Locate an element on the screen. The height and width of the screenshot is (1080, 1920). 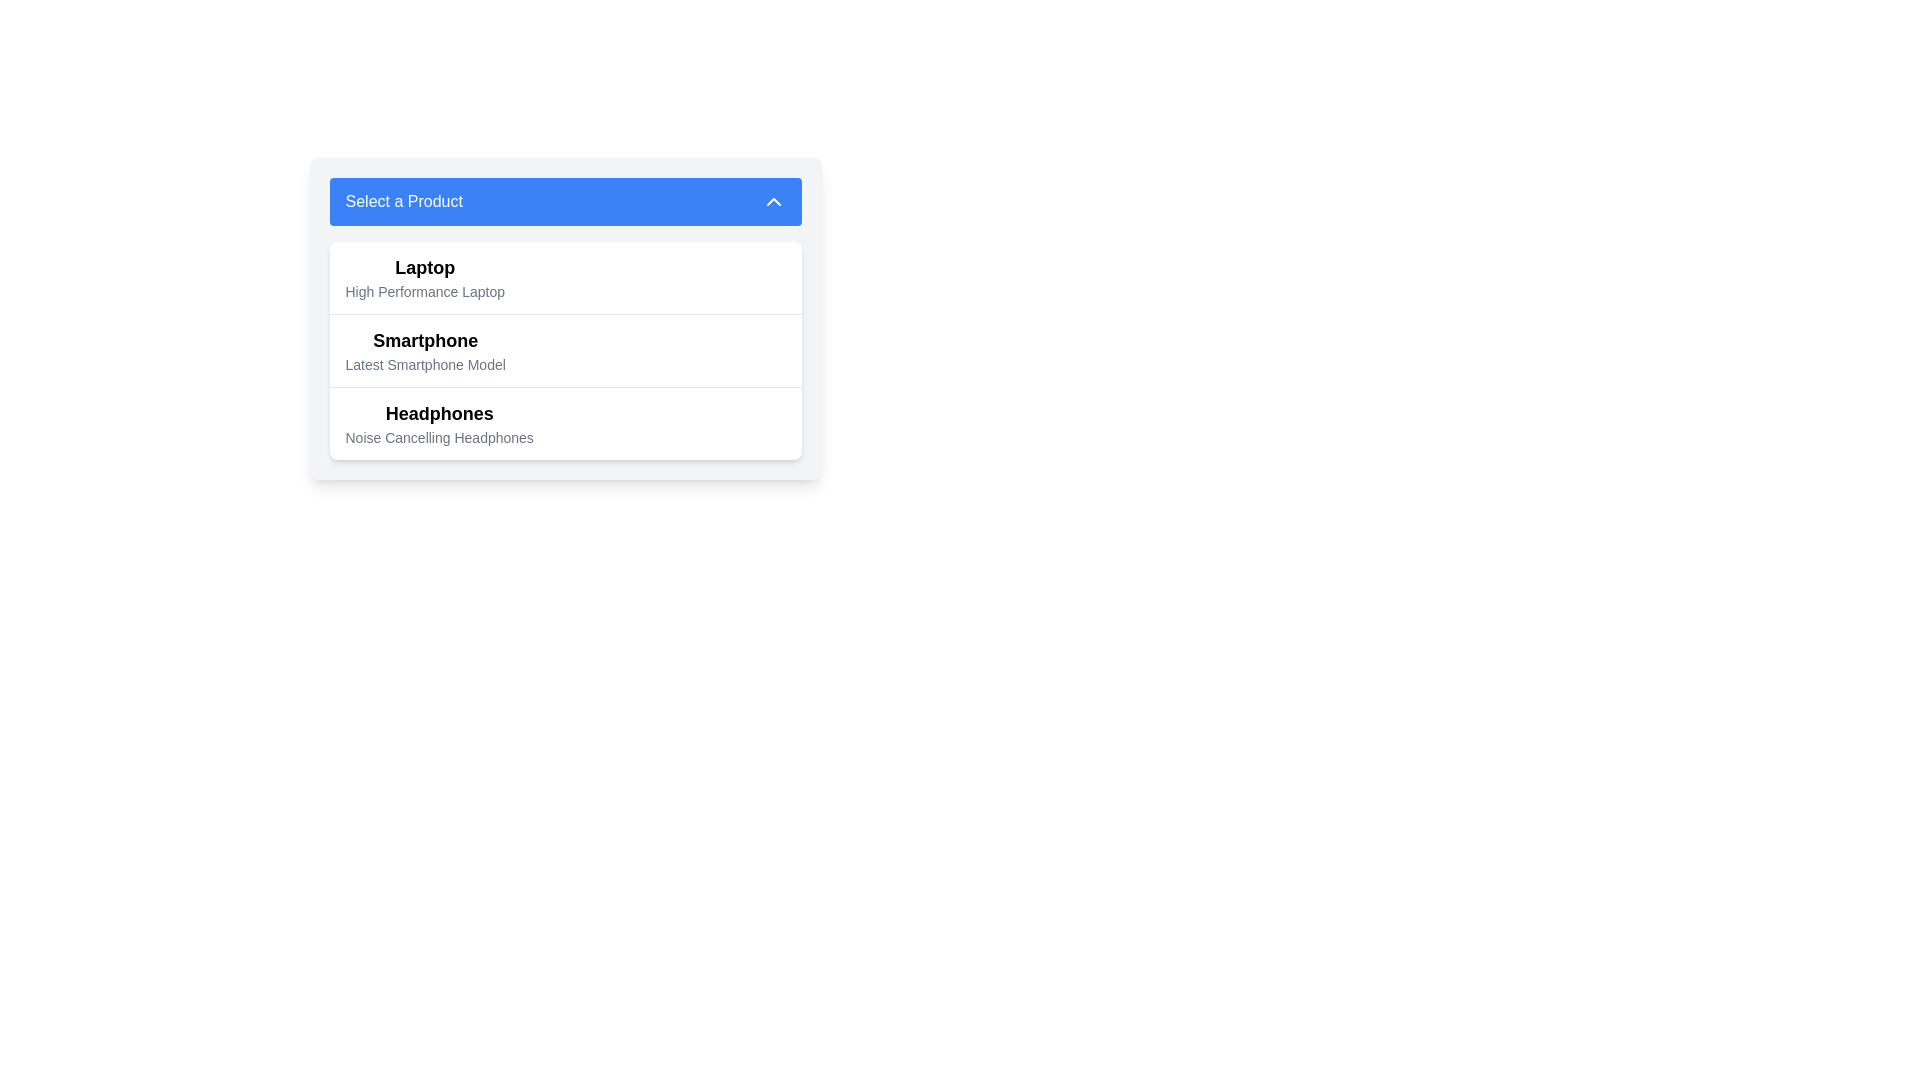
the second list item representing a smartphone is located at coordinates (424, 350).